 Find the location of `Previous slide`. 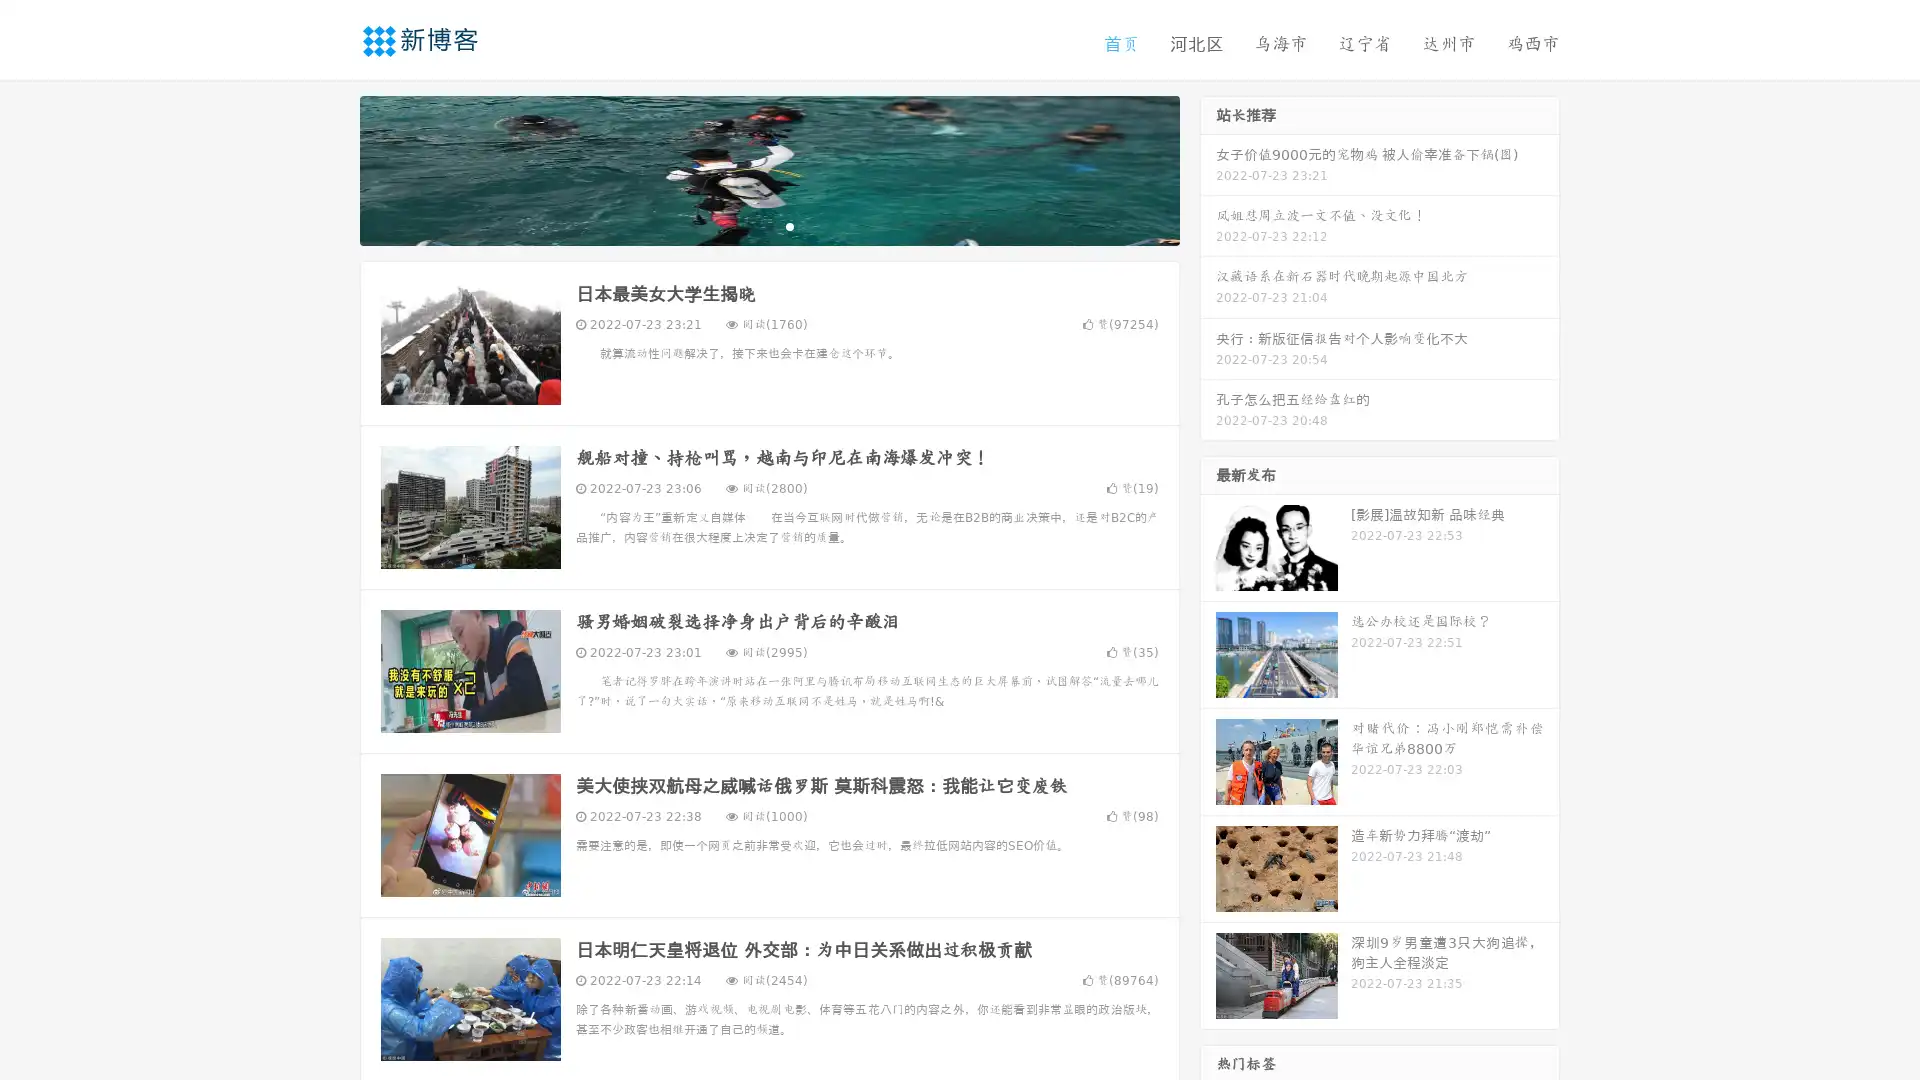

Previous slide is located at coordinates (330, 168).